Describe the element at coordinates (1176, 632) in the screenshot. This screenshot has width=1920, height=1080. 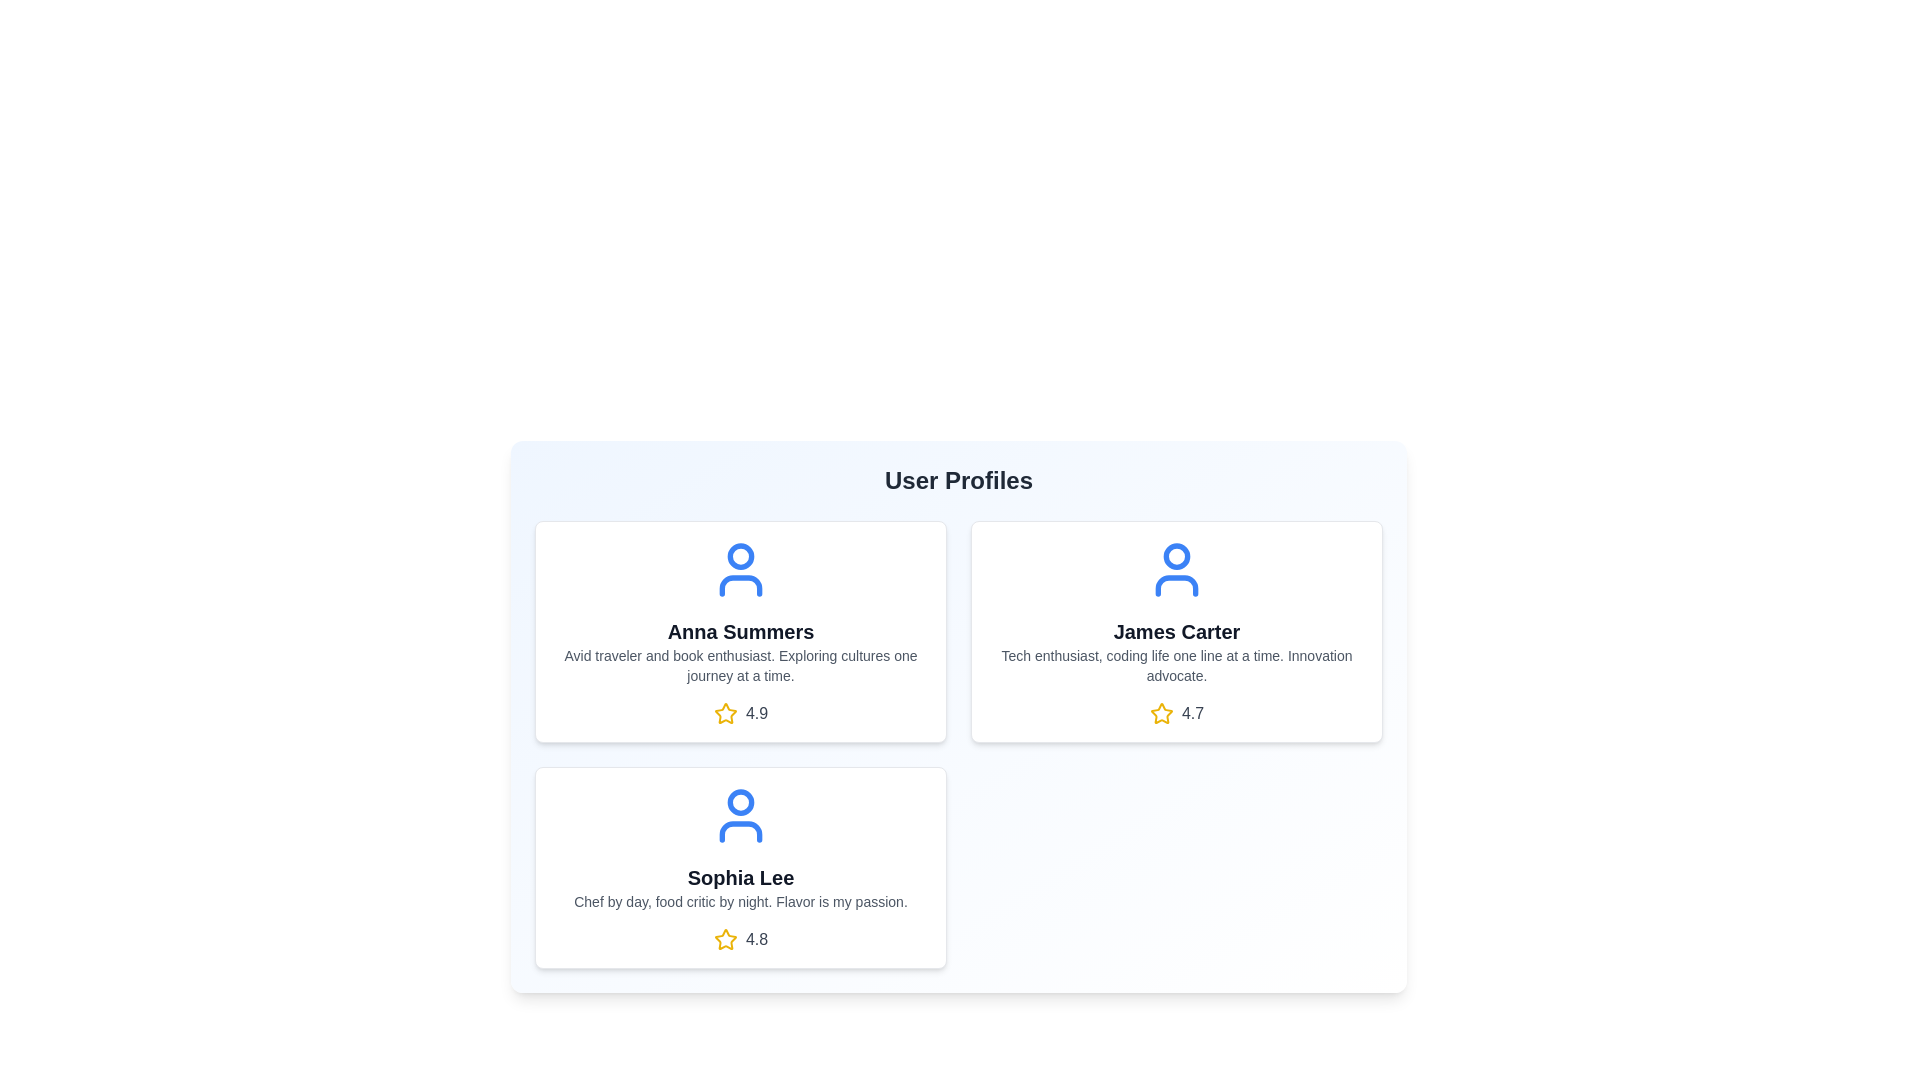
I see `the user name James Carter` at that location.